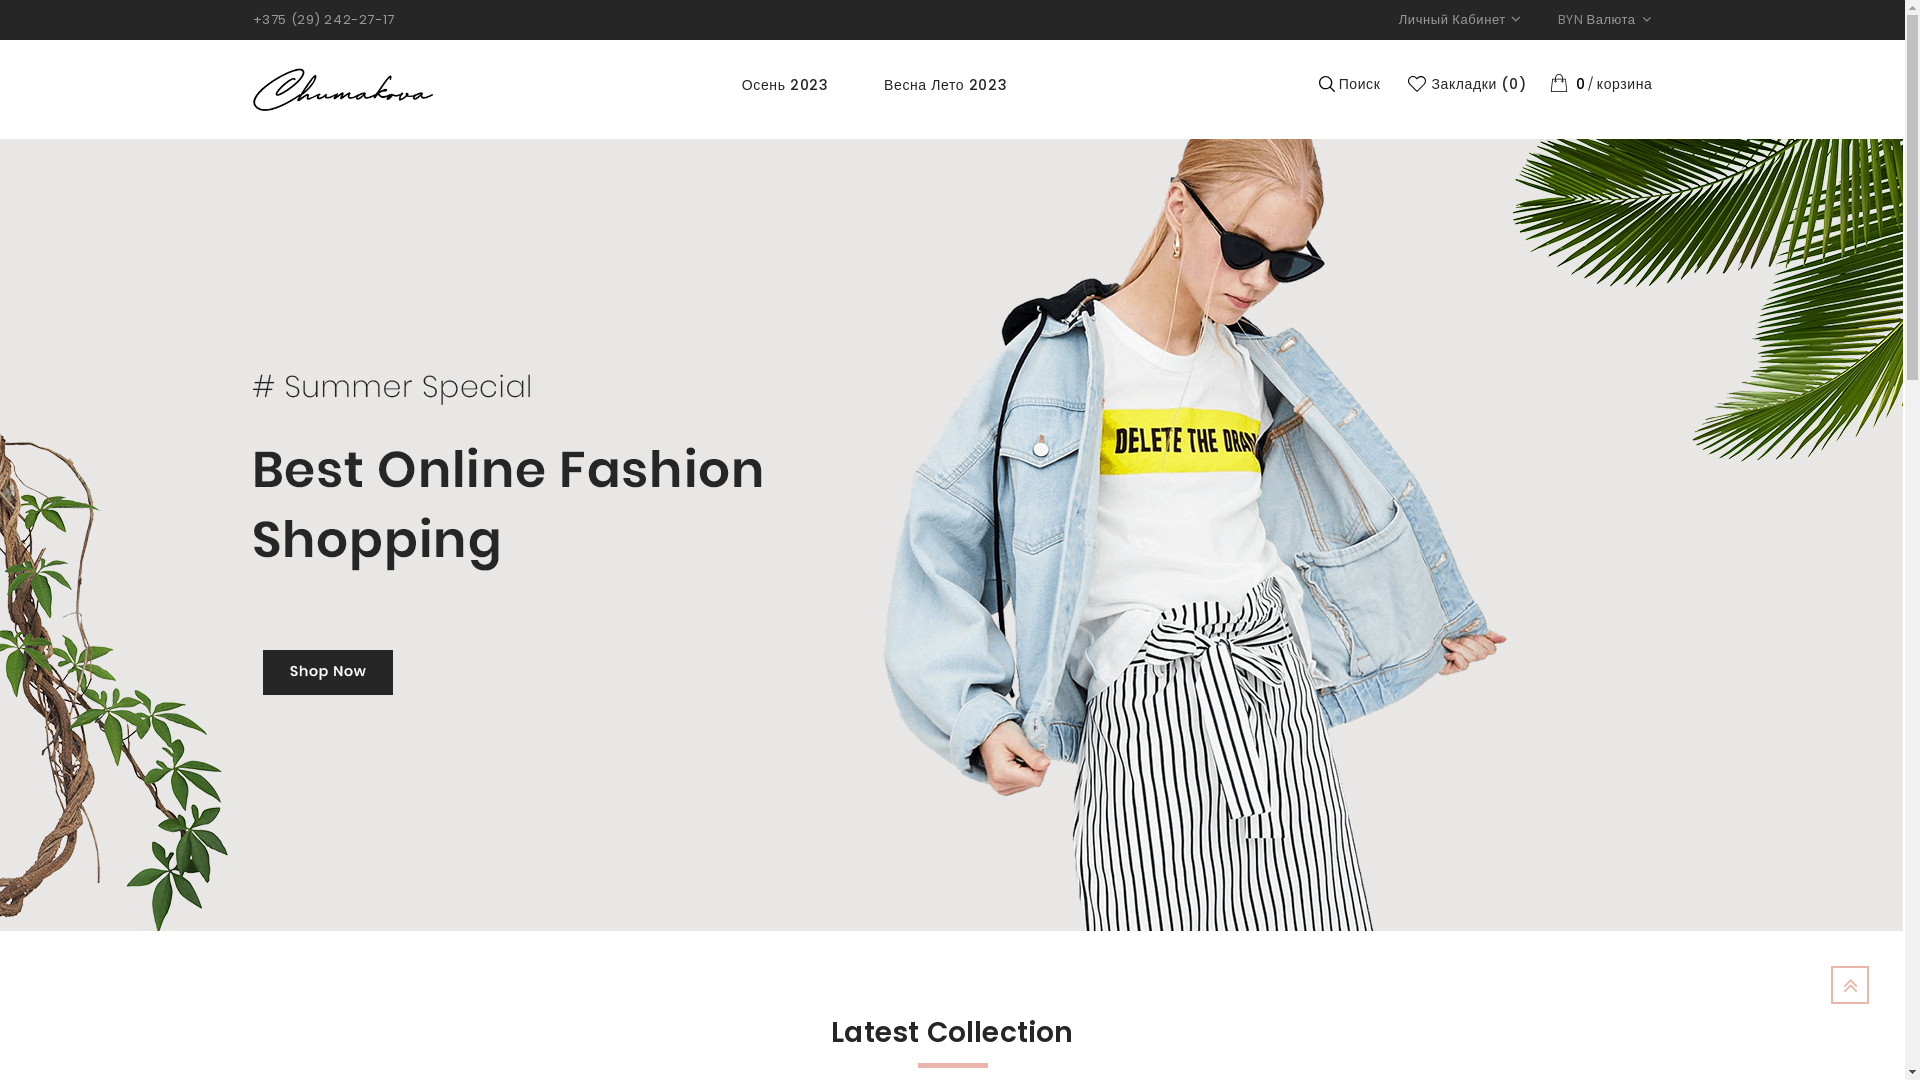 The width and height of the screenshot is (1920, 1080). Describe the element at coordinates (1848, 983) in the screenshot. I see `'TOP'` at that location.